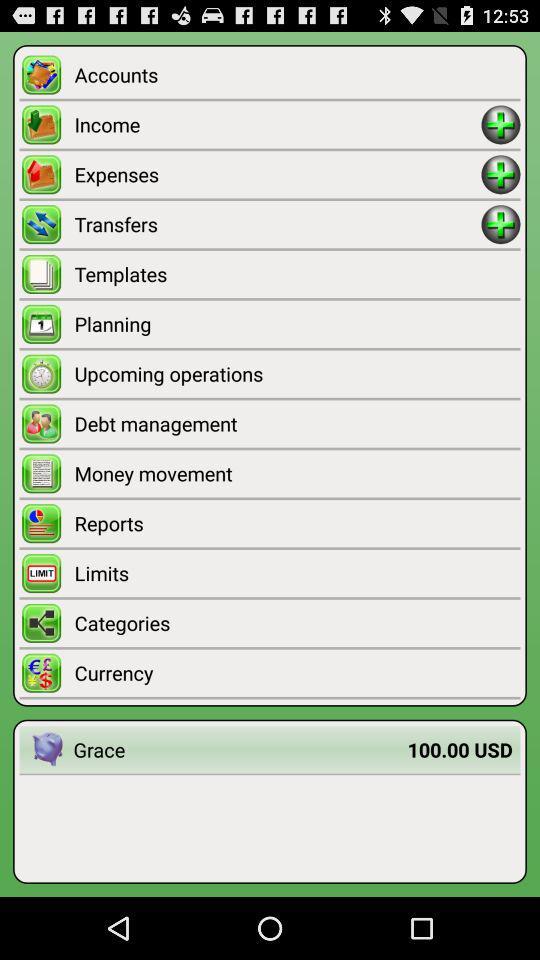  Describe the element at coordinates (296, 324) in the screenshot. I see `the planning item` at that location.